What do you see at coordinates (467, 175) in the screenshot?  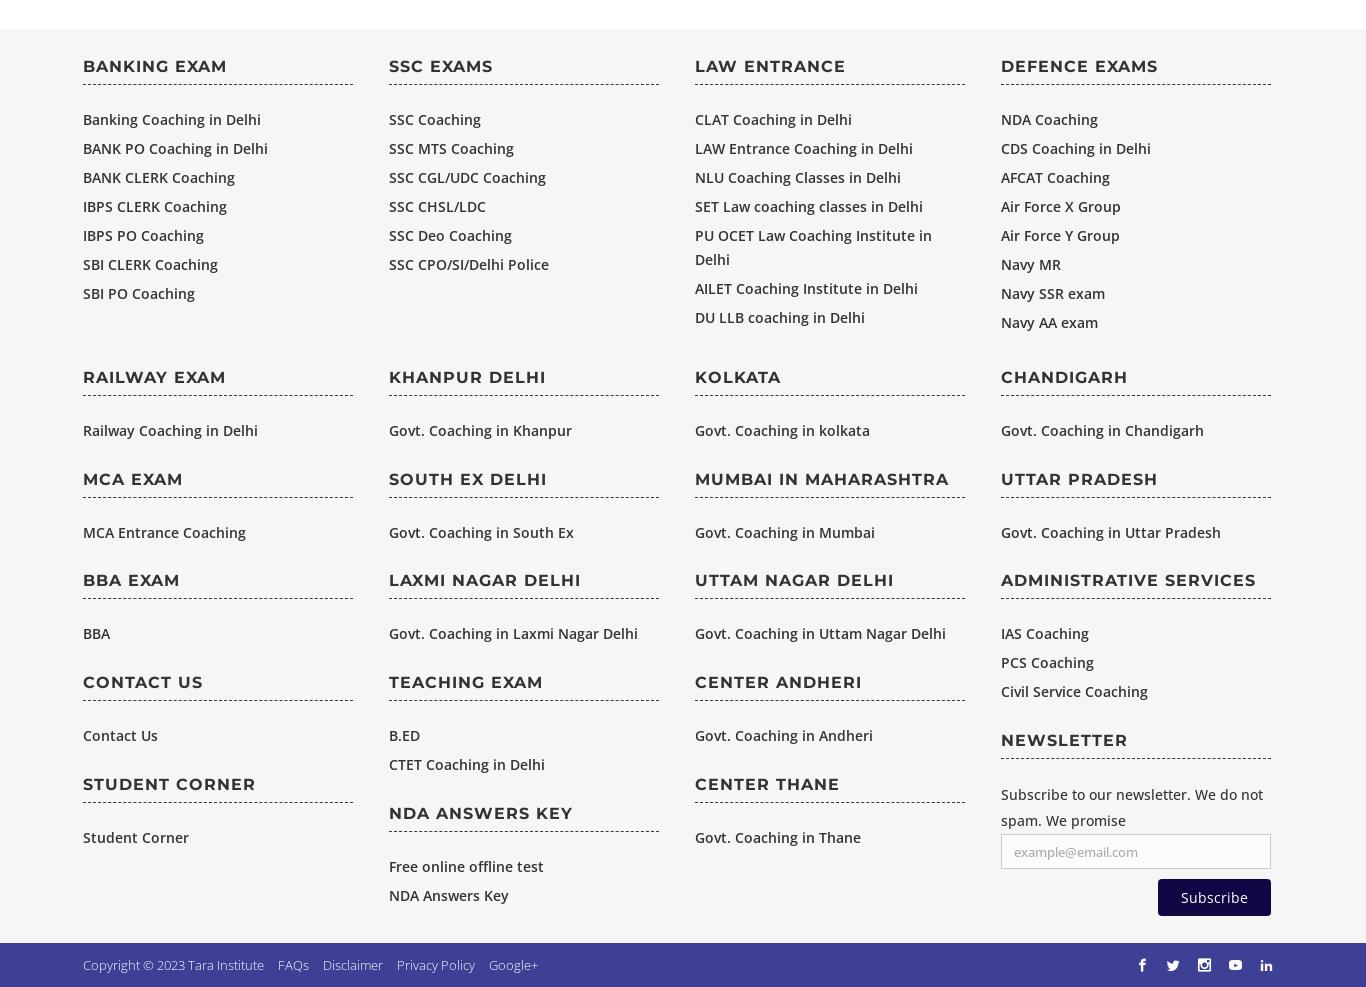 I see `'SSC CGL/UDC Coaching'` at bounding box center [467, 175].